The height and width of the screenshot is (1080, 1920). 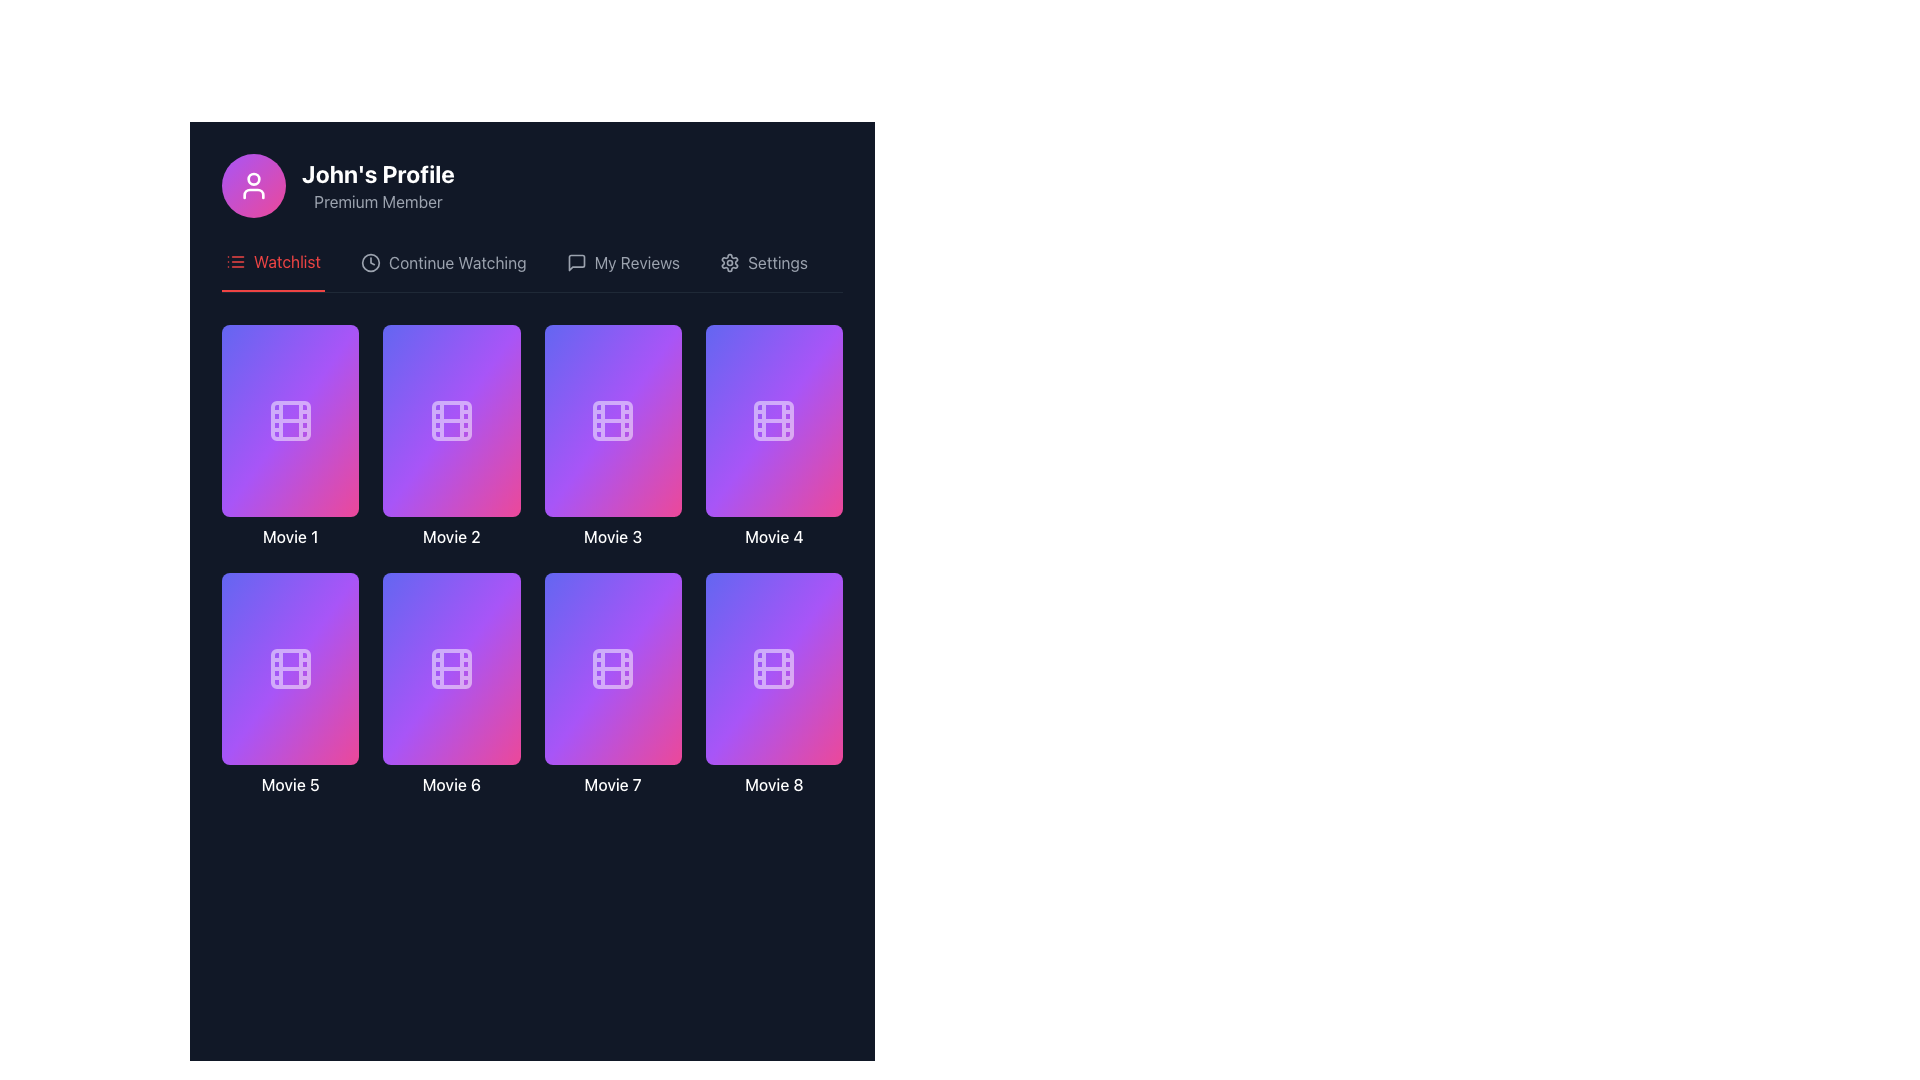 I want to click on the movie thumbnail icon labeled 'Movie 7' located in the third row, first column of the grid layout, so click(x=612, y=668).